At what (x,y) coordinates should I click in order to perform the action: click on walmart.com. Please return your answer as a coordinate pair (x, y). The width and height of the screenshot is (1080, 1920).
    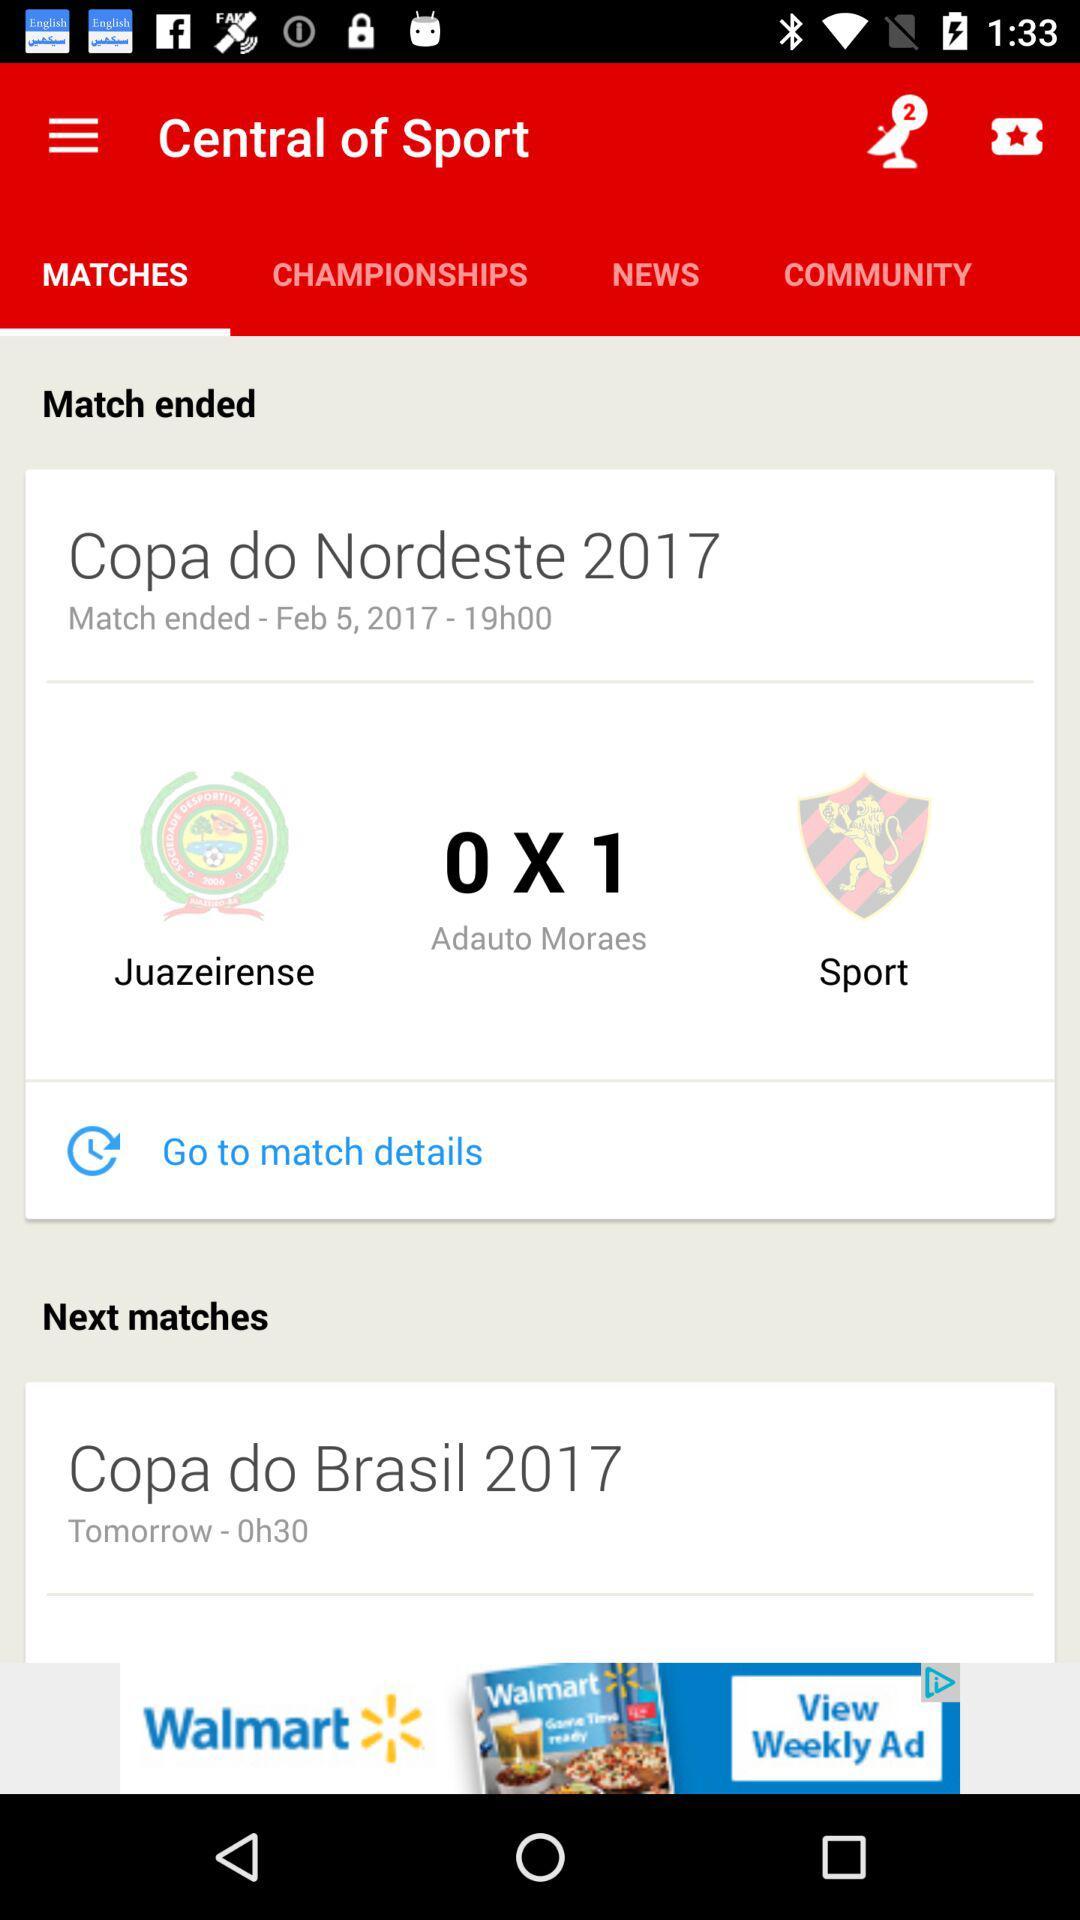
    Looking at the image, I should click on (540, 1727).